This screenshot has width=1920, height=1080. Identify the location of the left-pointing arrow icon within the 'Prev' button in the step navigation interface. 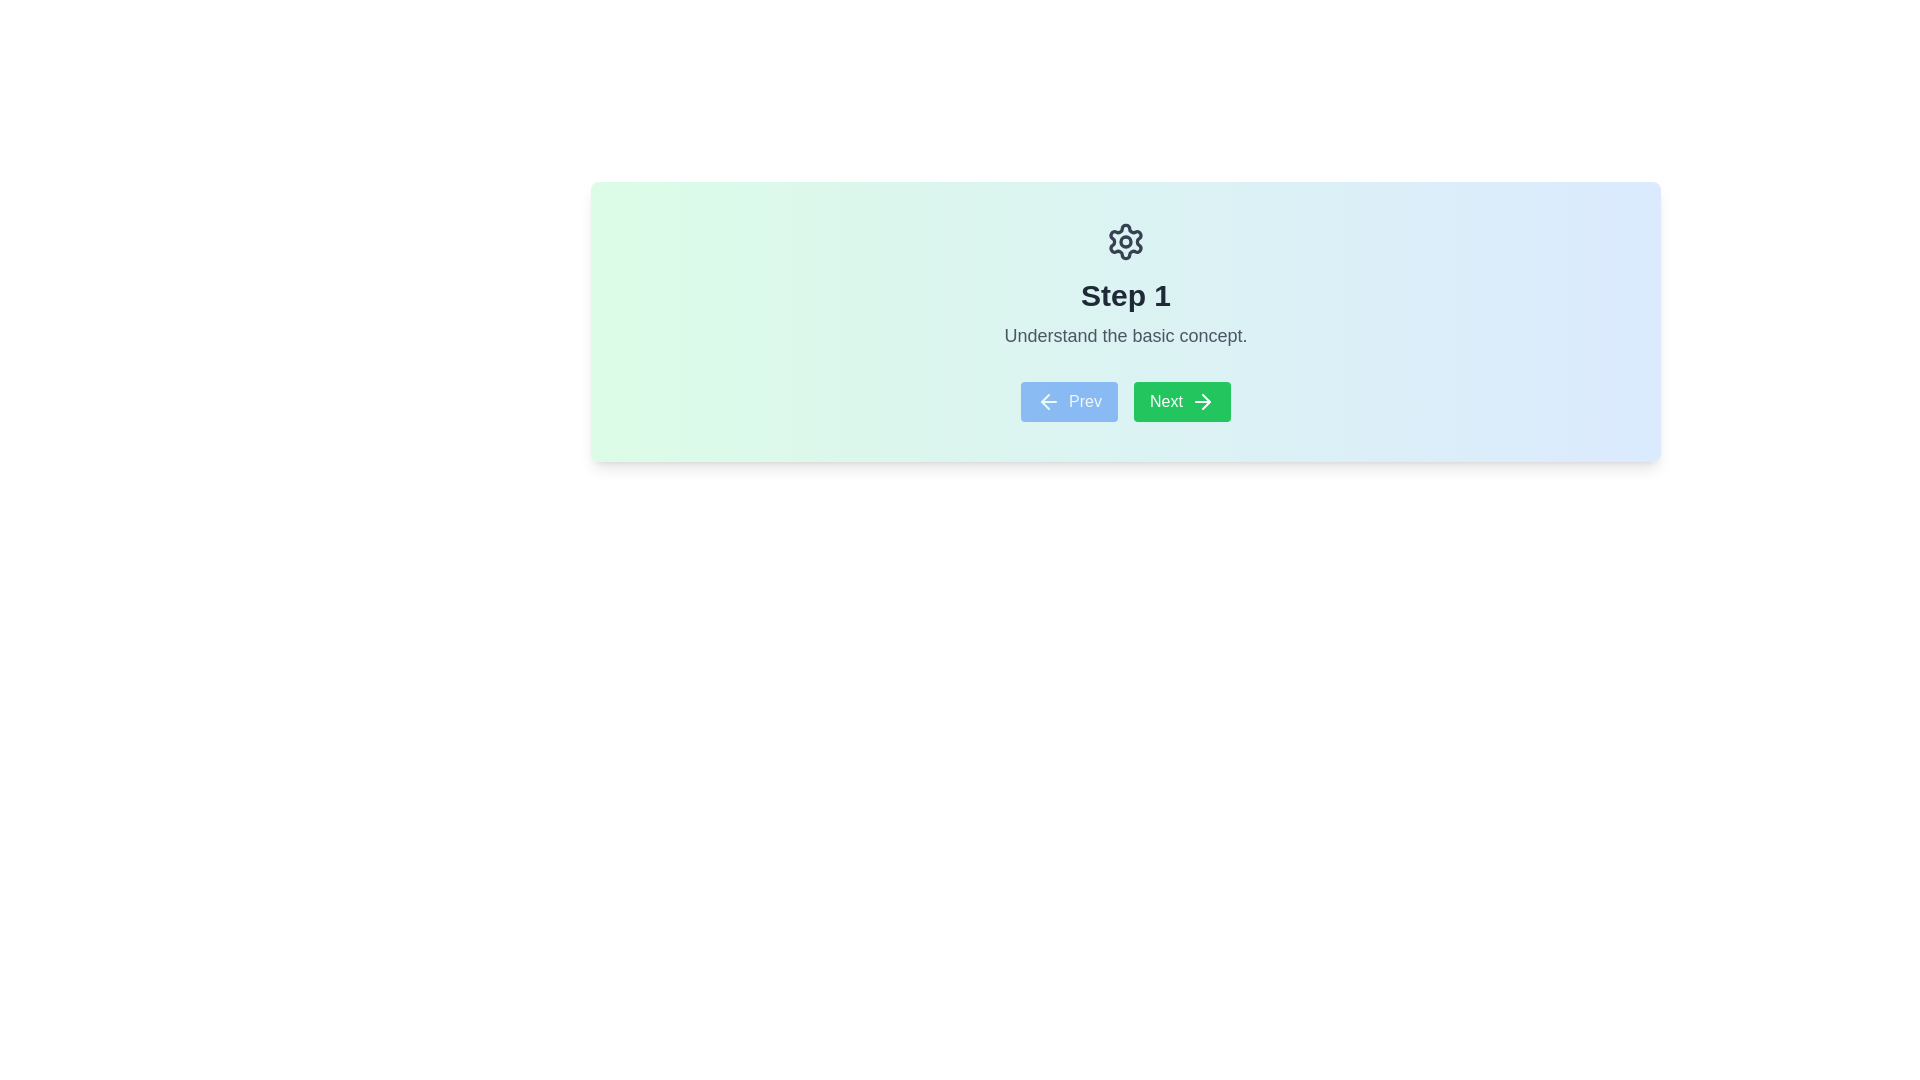
(1048, 401).